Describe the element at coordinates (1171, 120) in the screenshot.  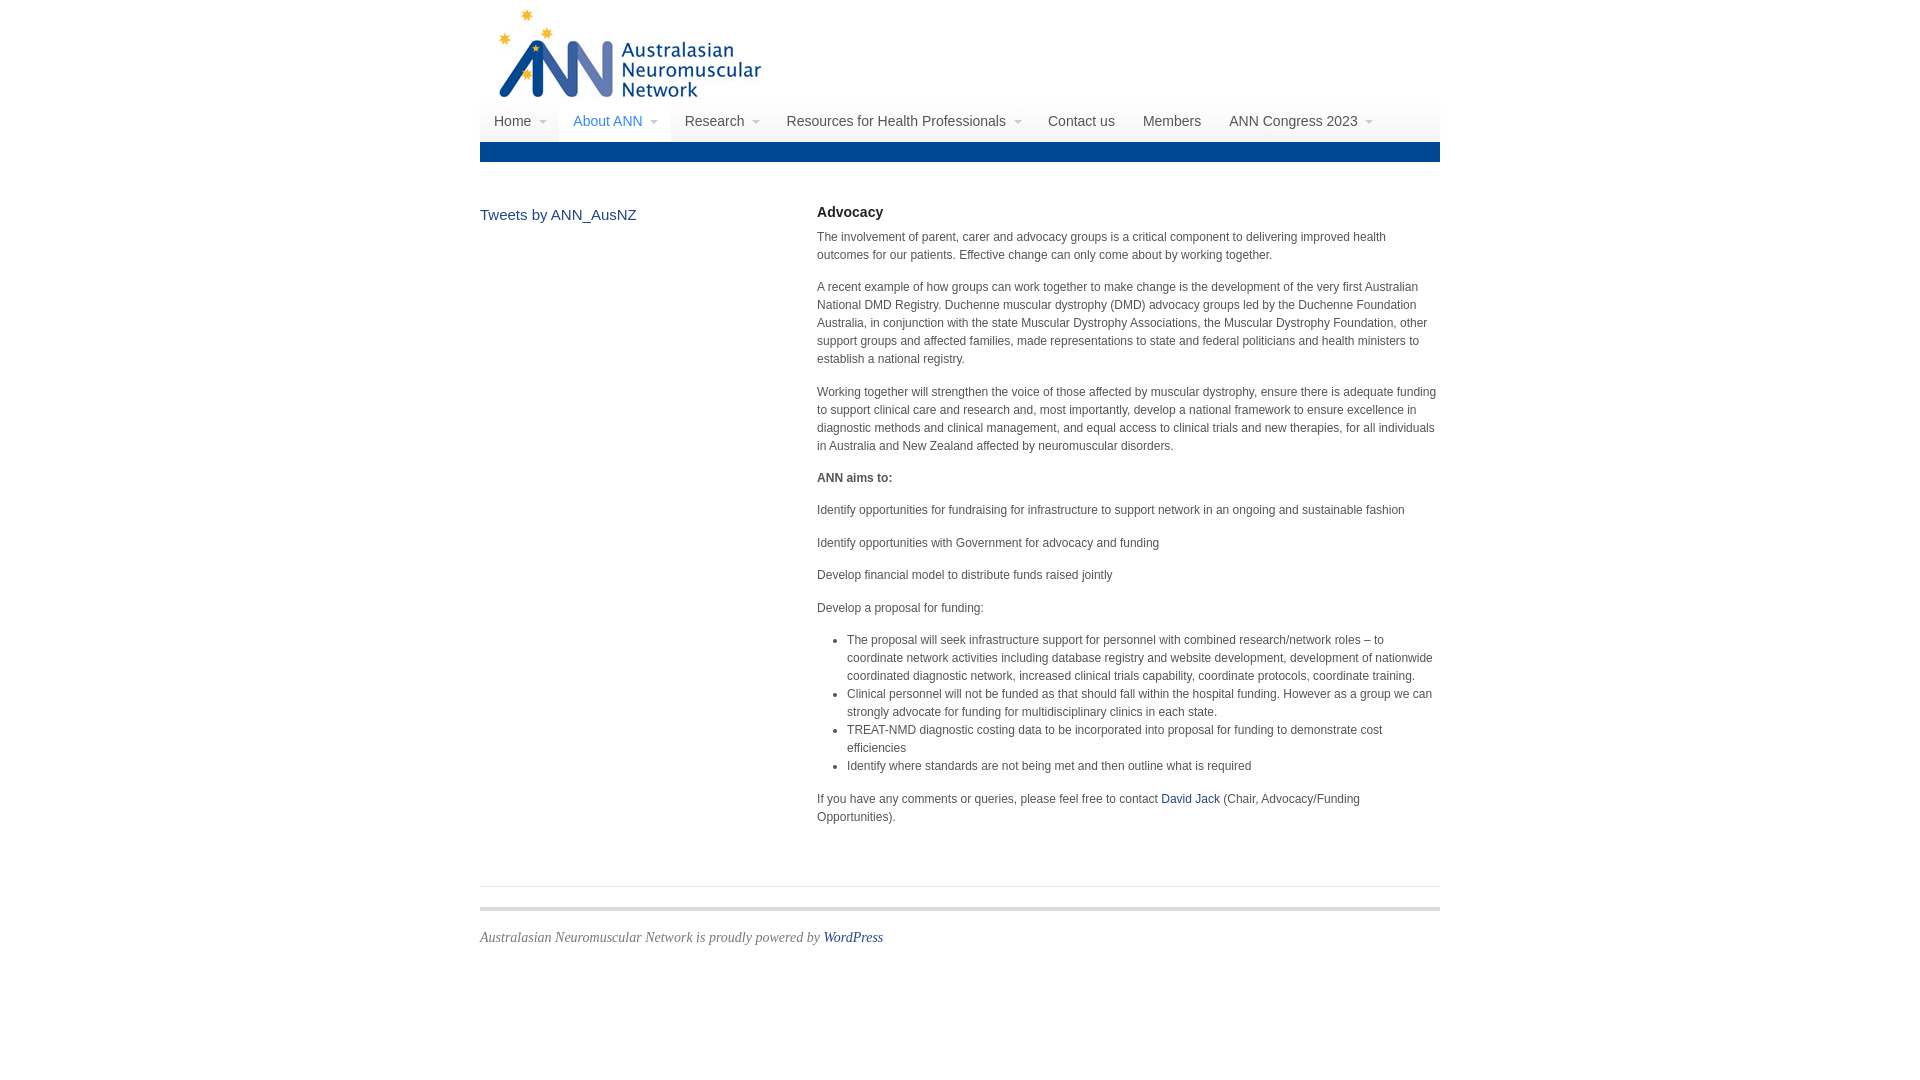
I see `'Members'` at that location.